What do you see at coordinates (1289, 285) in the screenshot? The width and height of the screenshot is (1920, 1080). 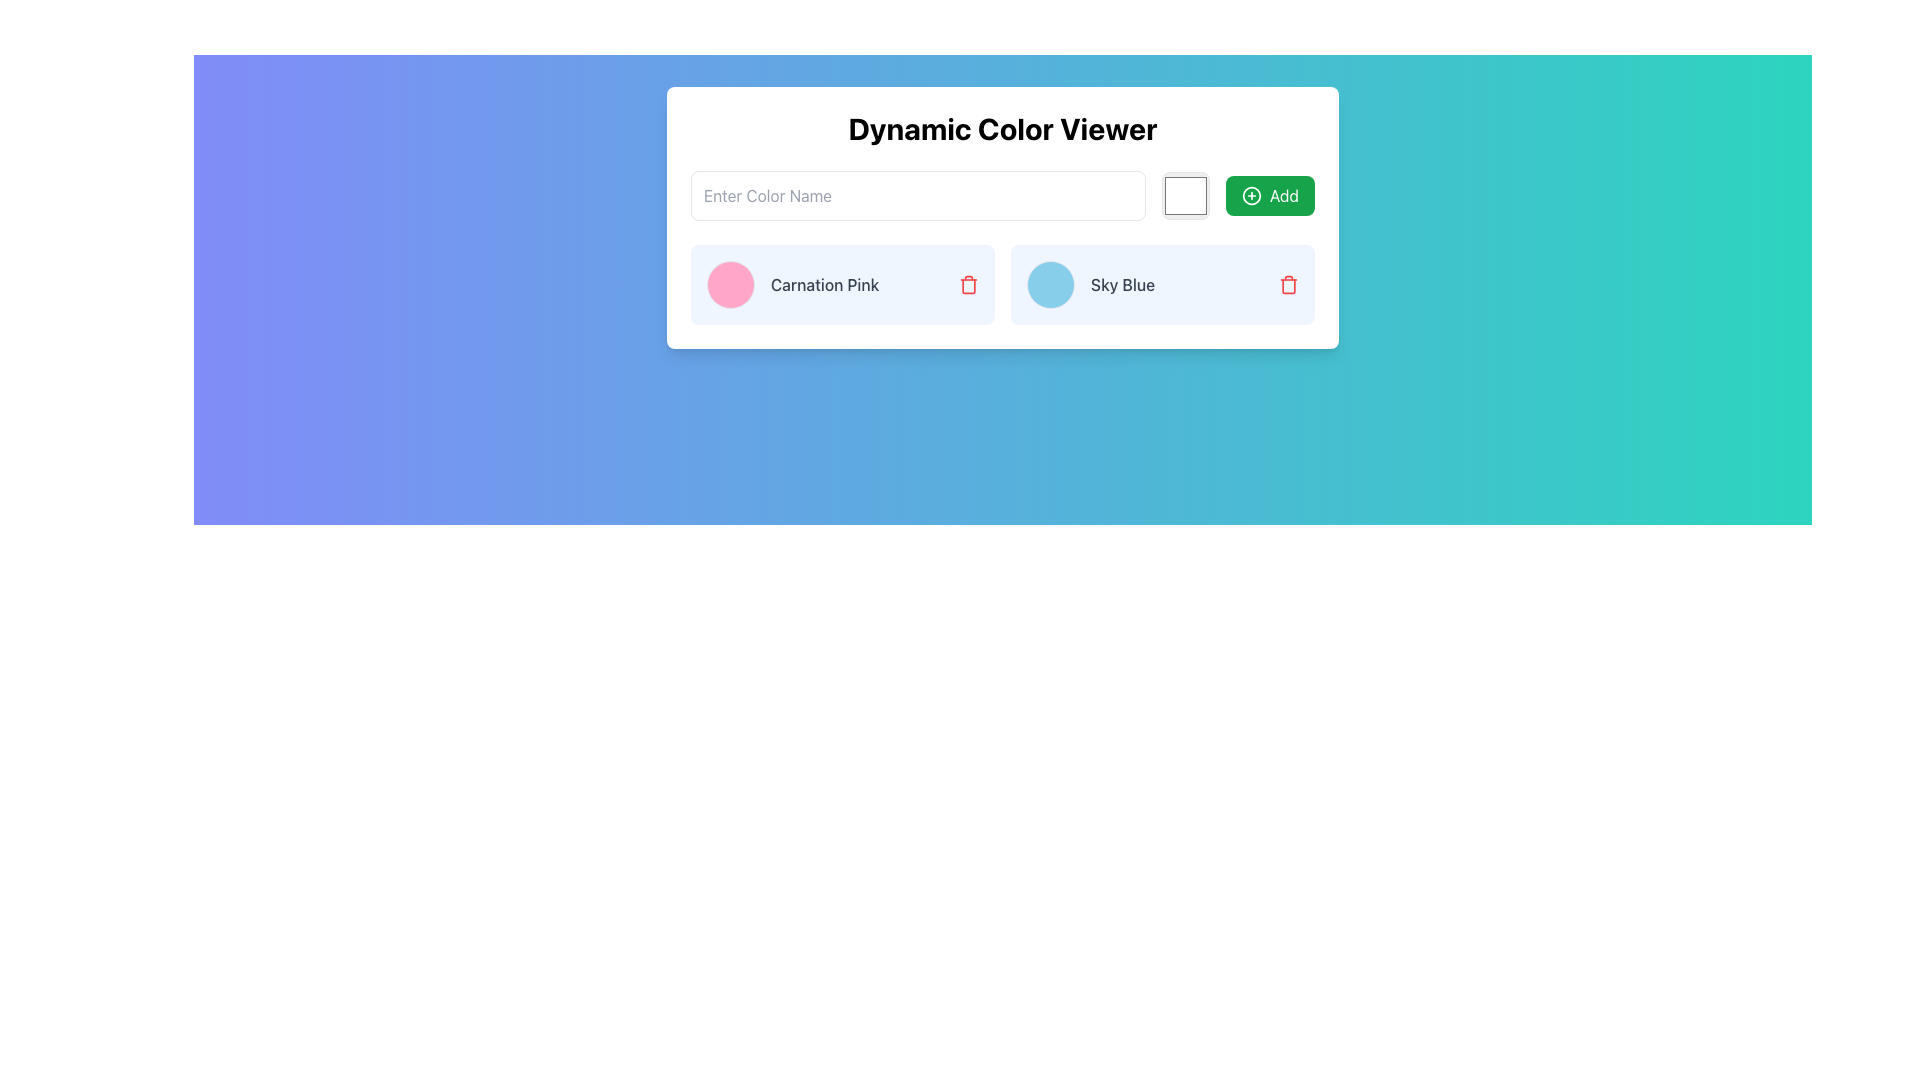 I see `the red trash bin icon located on the far-right side of the 'Sky Blue' item card` at bounding box center [1289, 285].